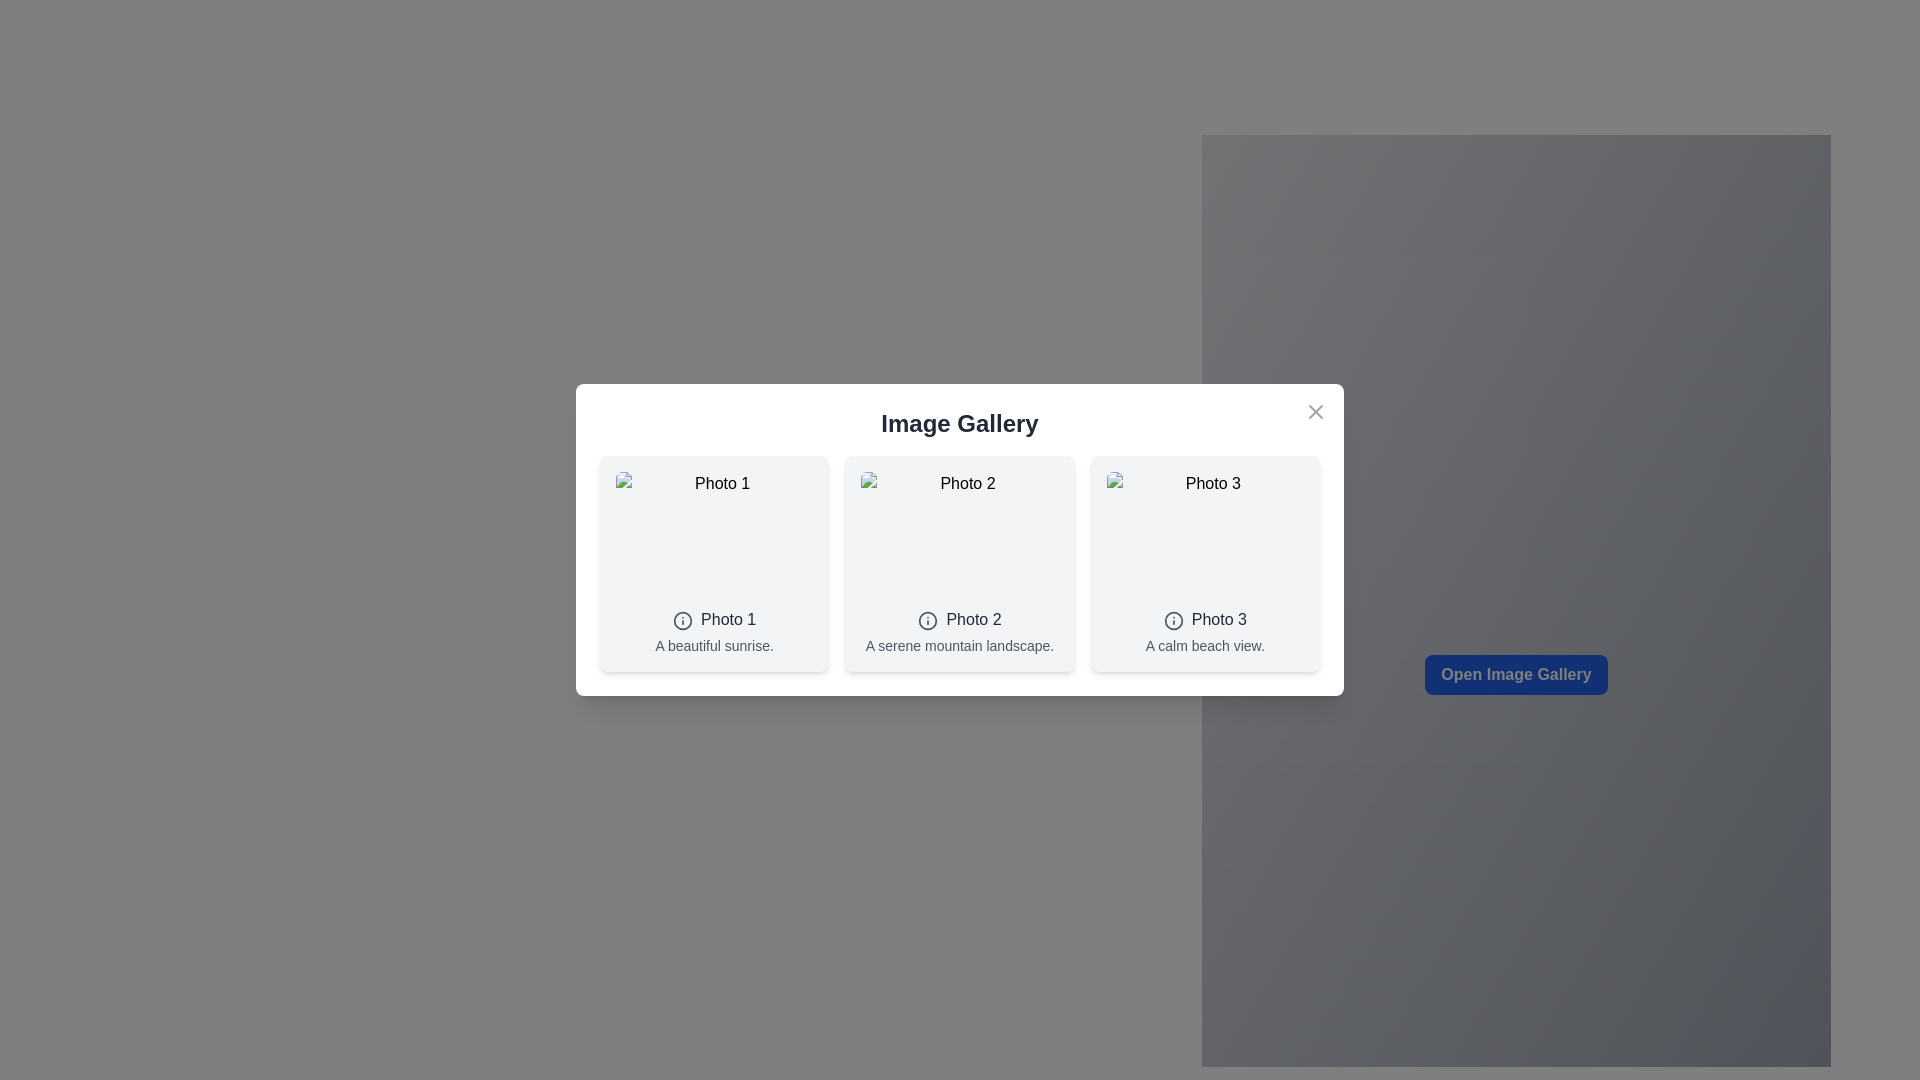 The width and height of the screenshot is (1920, 1080). I want to click on the rectangular button labeled 'Open Image Gallery' with a blue background and white text, so click(1516, 675).